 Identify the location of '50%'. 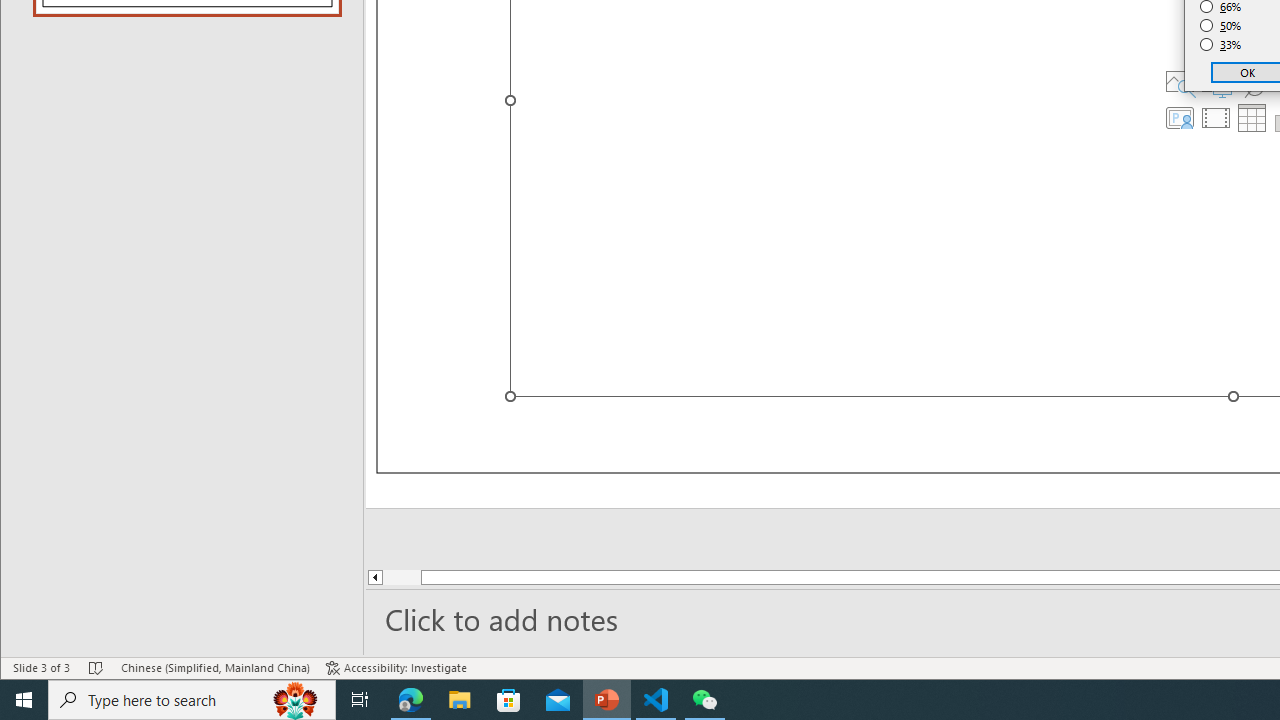
(1220, 25).